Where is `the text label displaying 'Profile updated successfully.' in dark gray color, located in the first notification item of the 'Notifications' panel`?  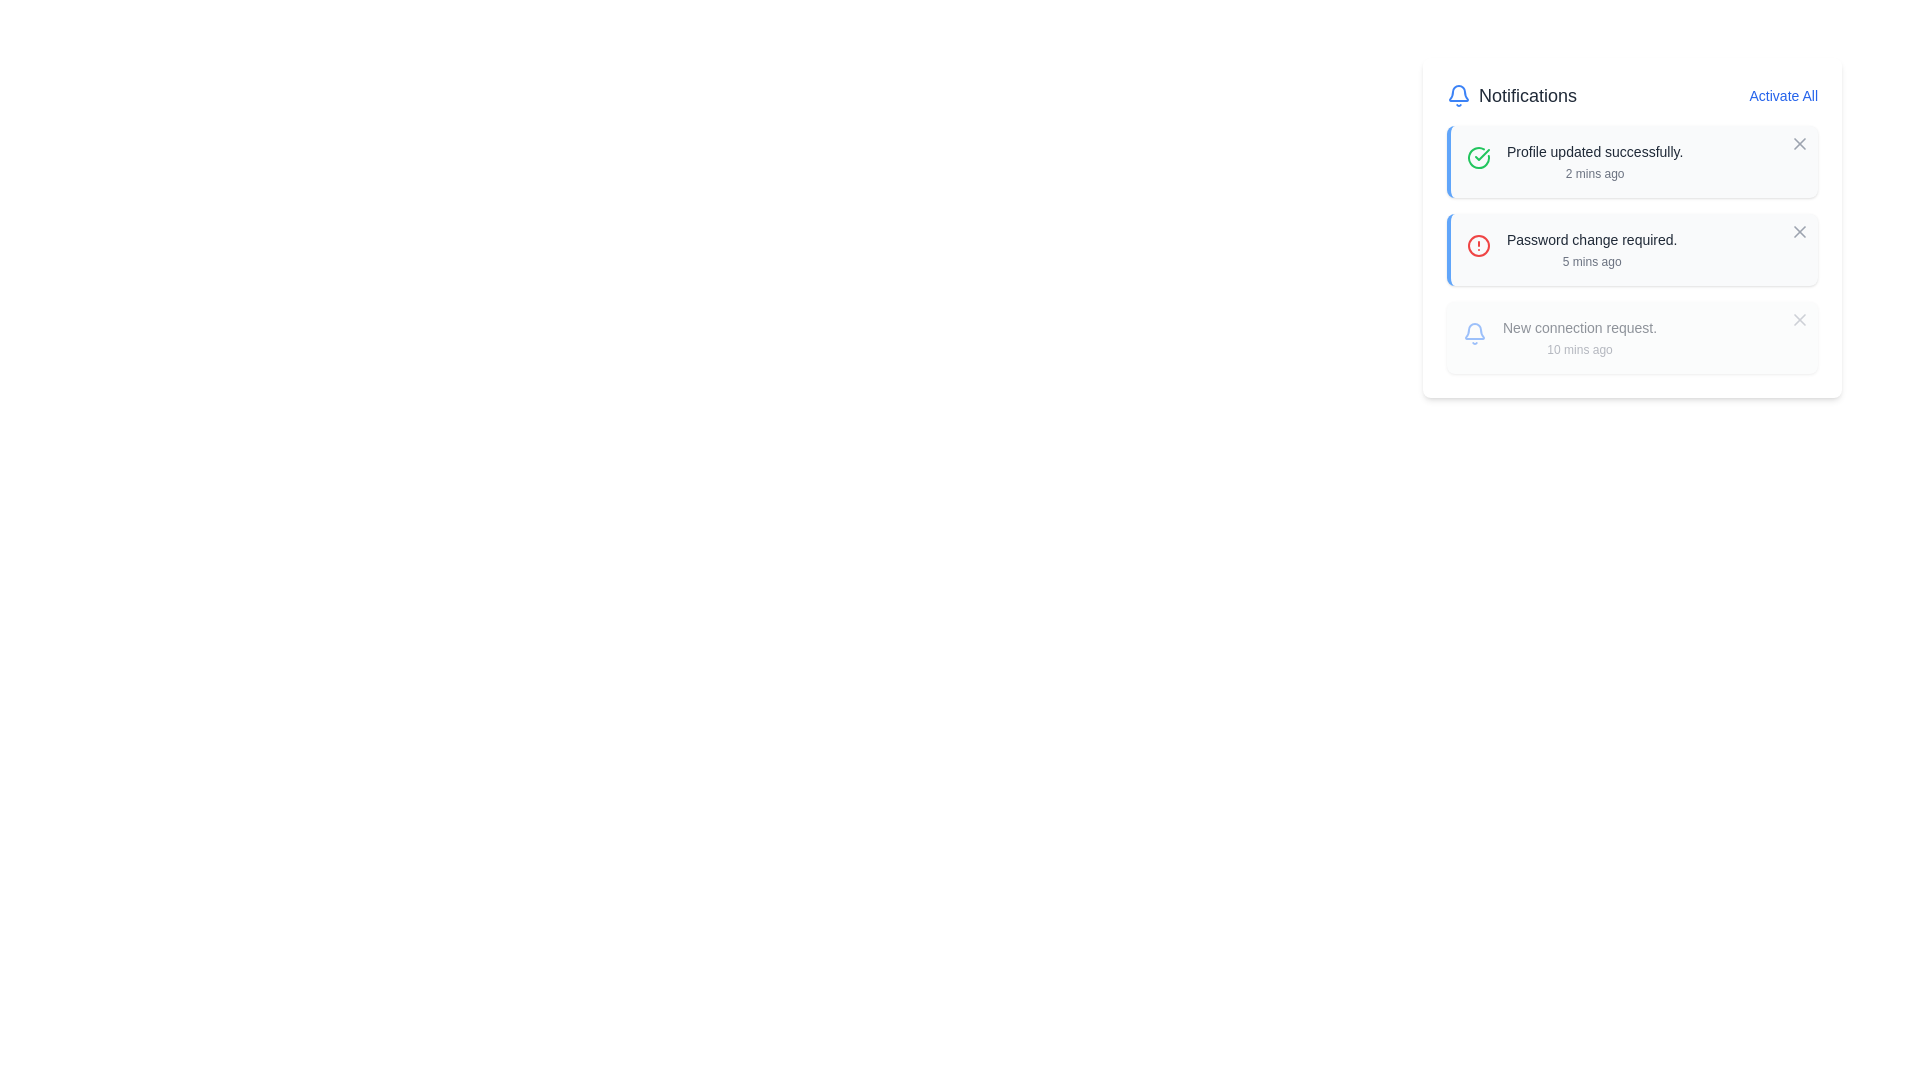 the text label displaying 'Profile updated successfully.' in dark gray color, located in the first notification item of the 'Notifications' panel is located at coordinates (1594, 150).